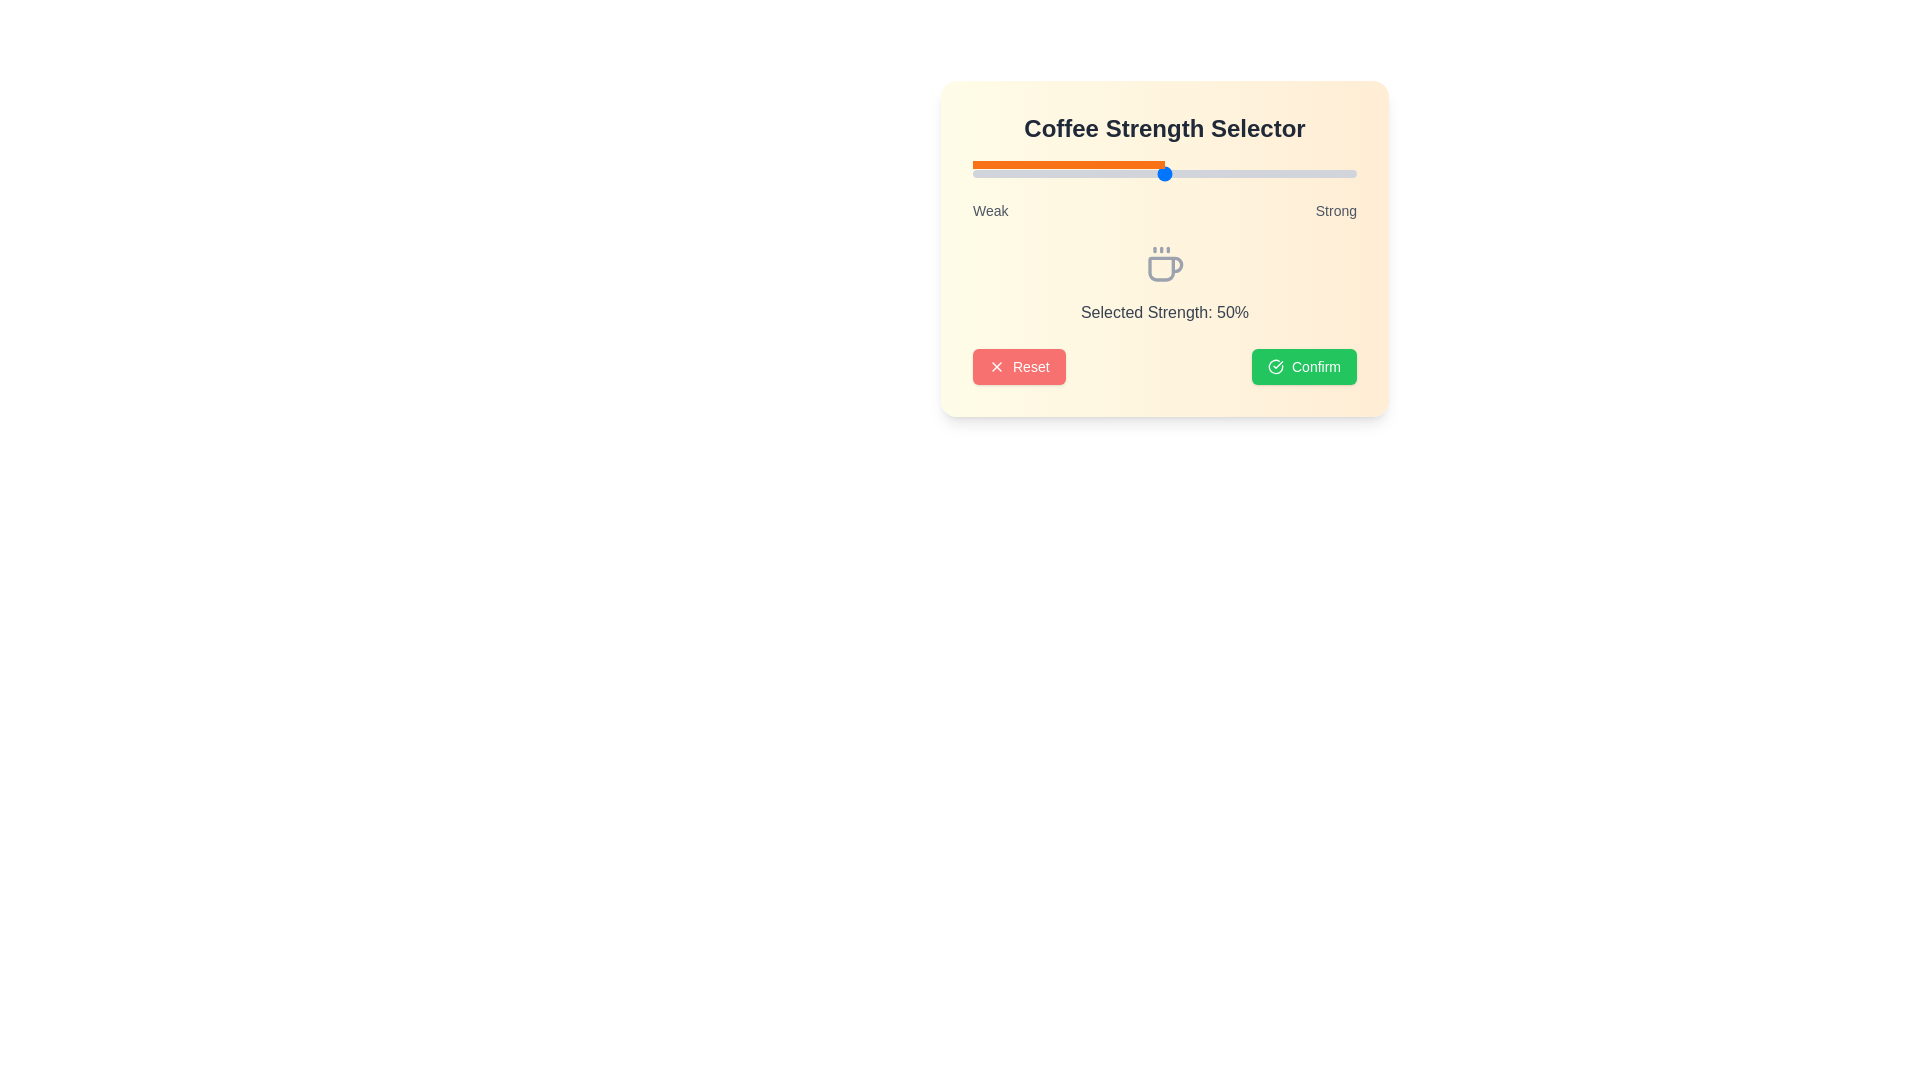 The width and height of the screenshot is (1920, 1080). I want to click on the circular green confirmation icon with a white 'check' mark located on the left side of the 'Confirm' button, so click(1275, 366).